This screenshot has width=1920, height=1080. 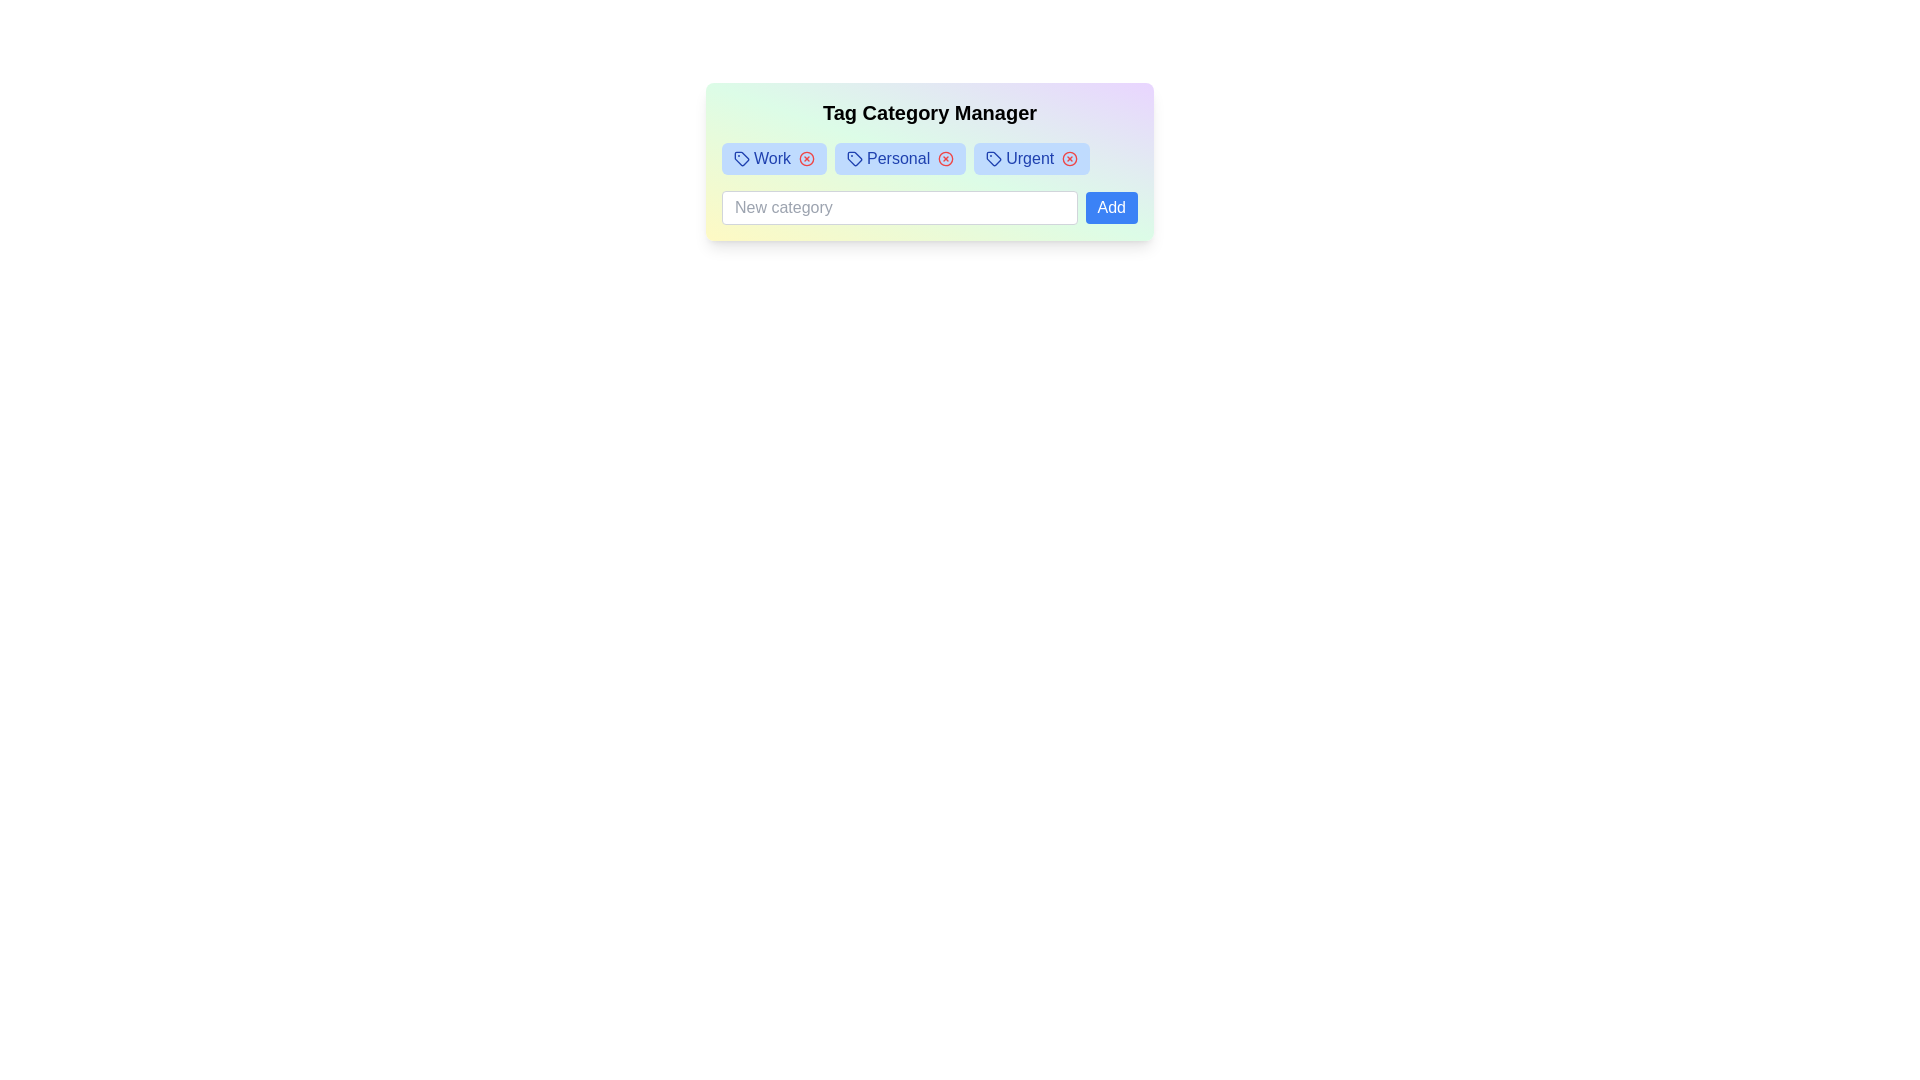 What do you see at coordinates (945, 157) in the screenshot?
I see `the circular icon button located within the 'Personal' tag` at bounding box center [945, 157].